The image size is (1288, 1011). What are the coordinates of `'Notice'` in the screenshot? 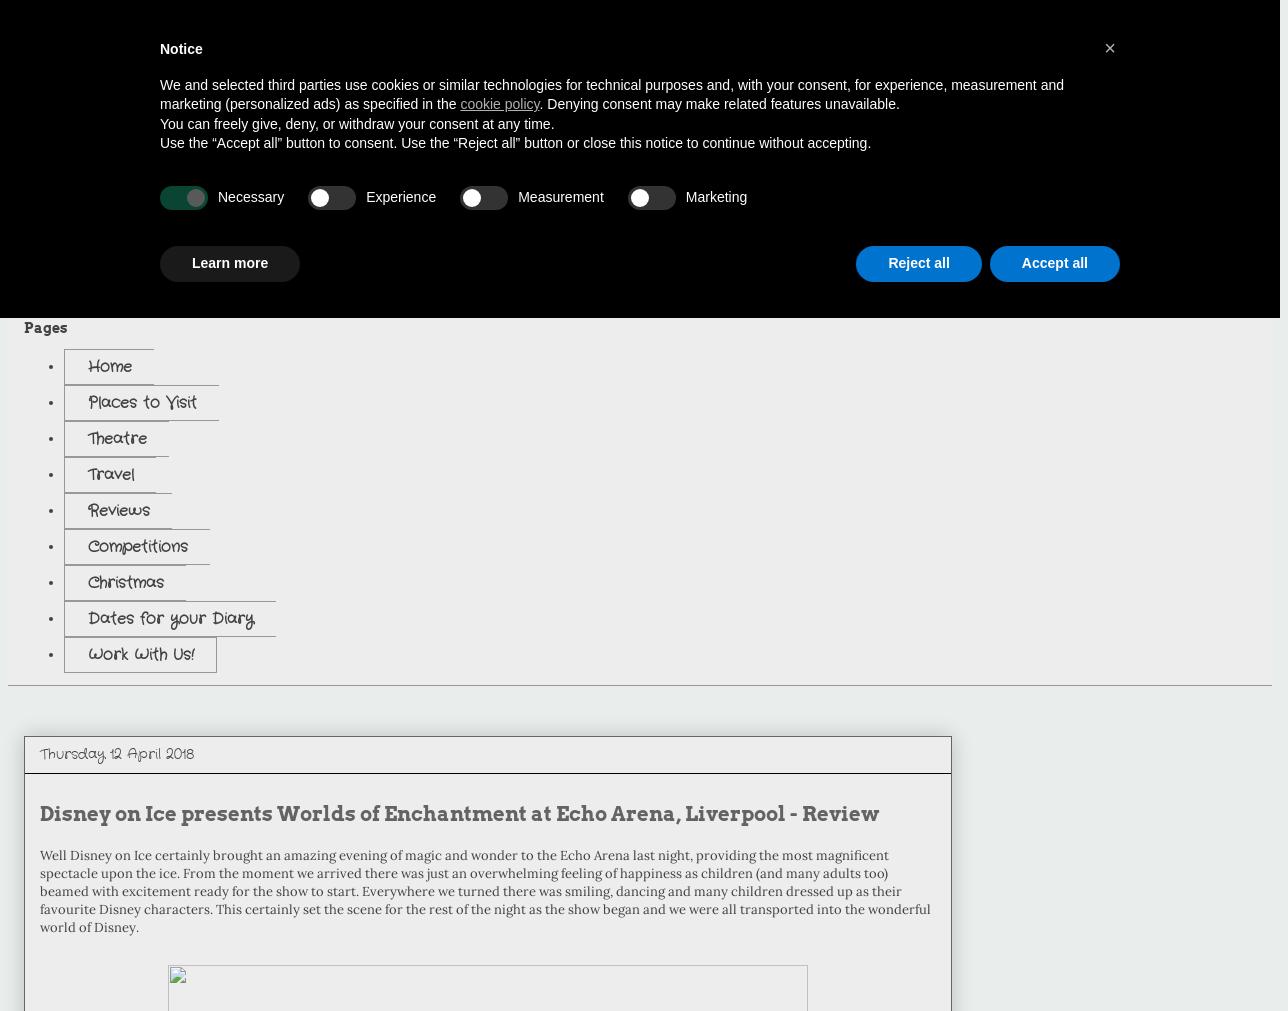 It's located at (179, 48).